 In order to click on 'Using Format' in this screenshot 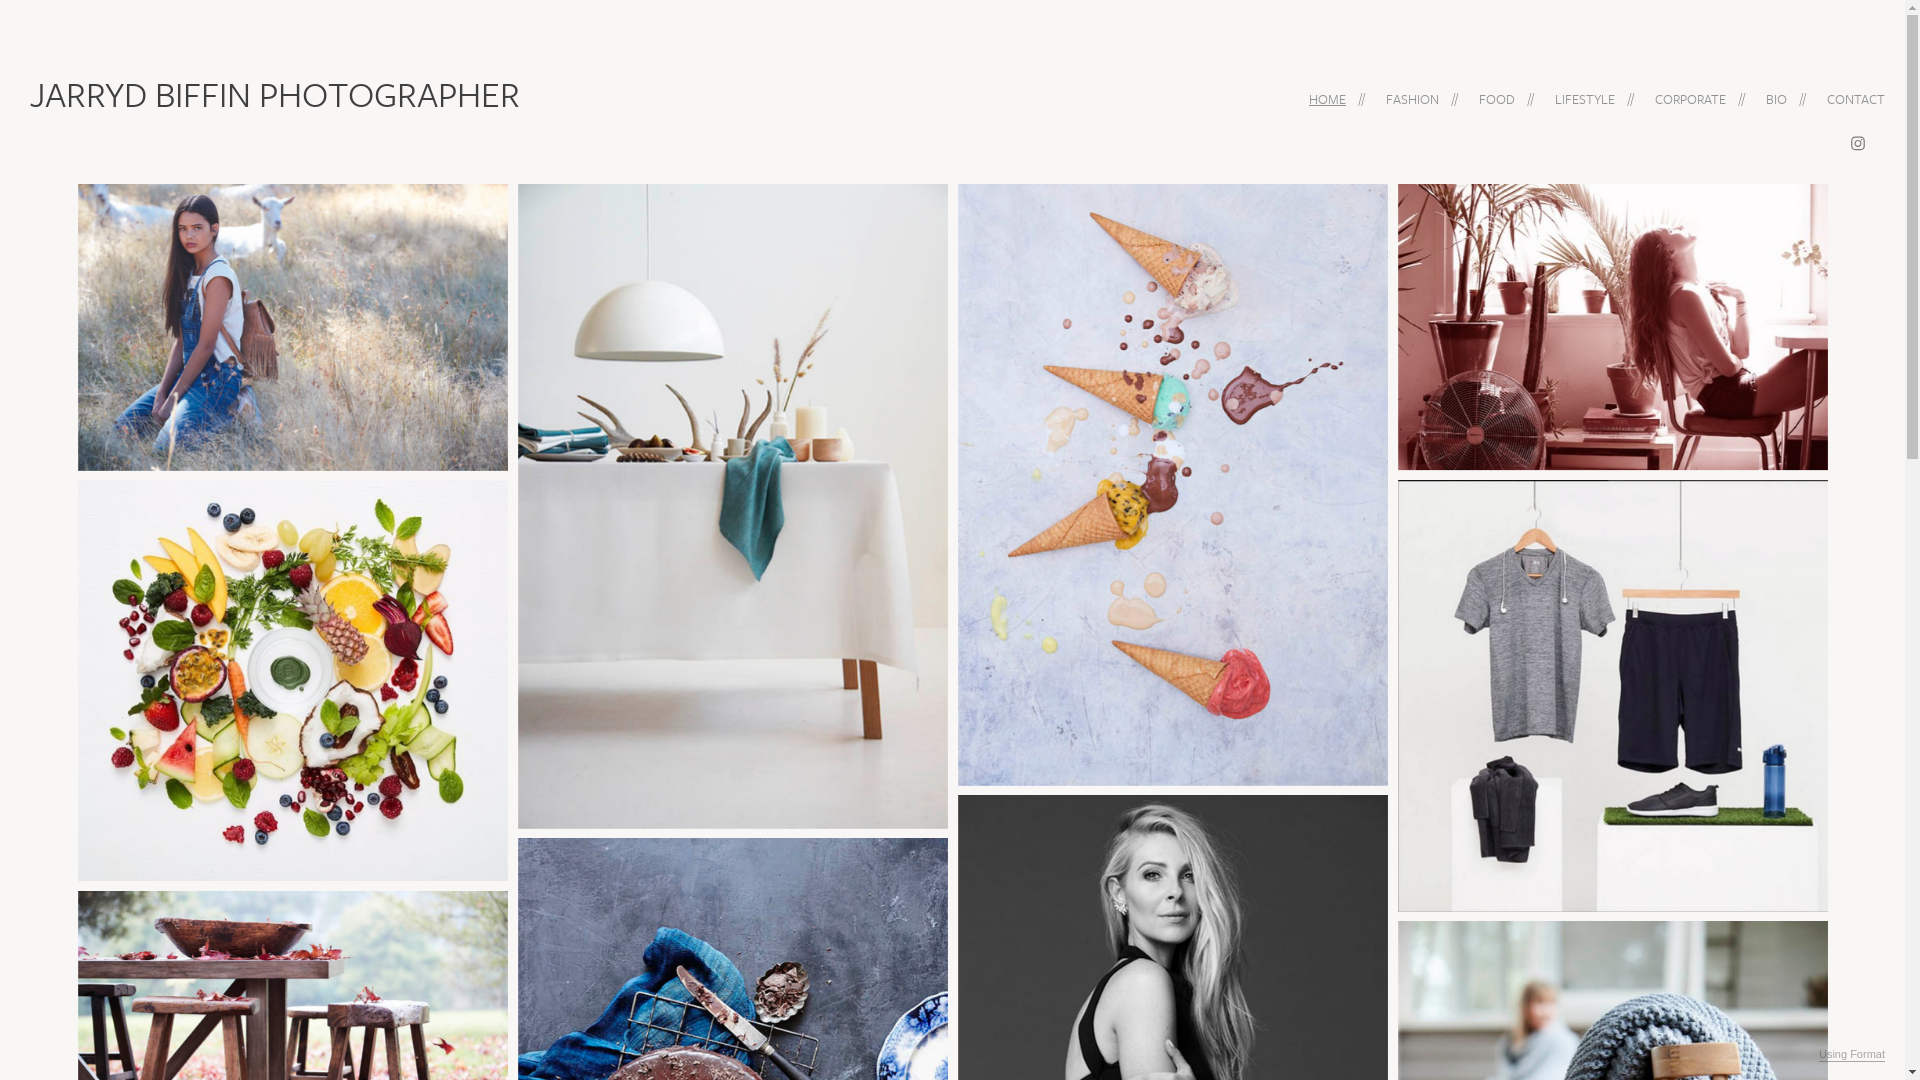, I will do `click(1851, 1054)`.